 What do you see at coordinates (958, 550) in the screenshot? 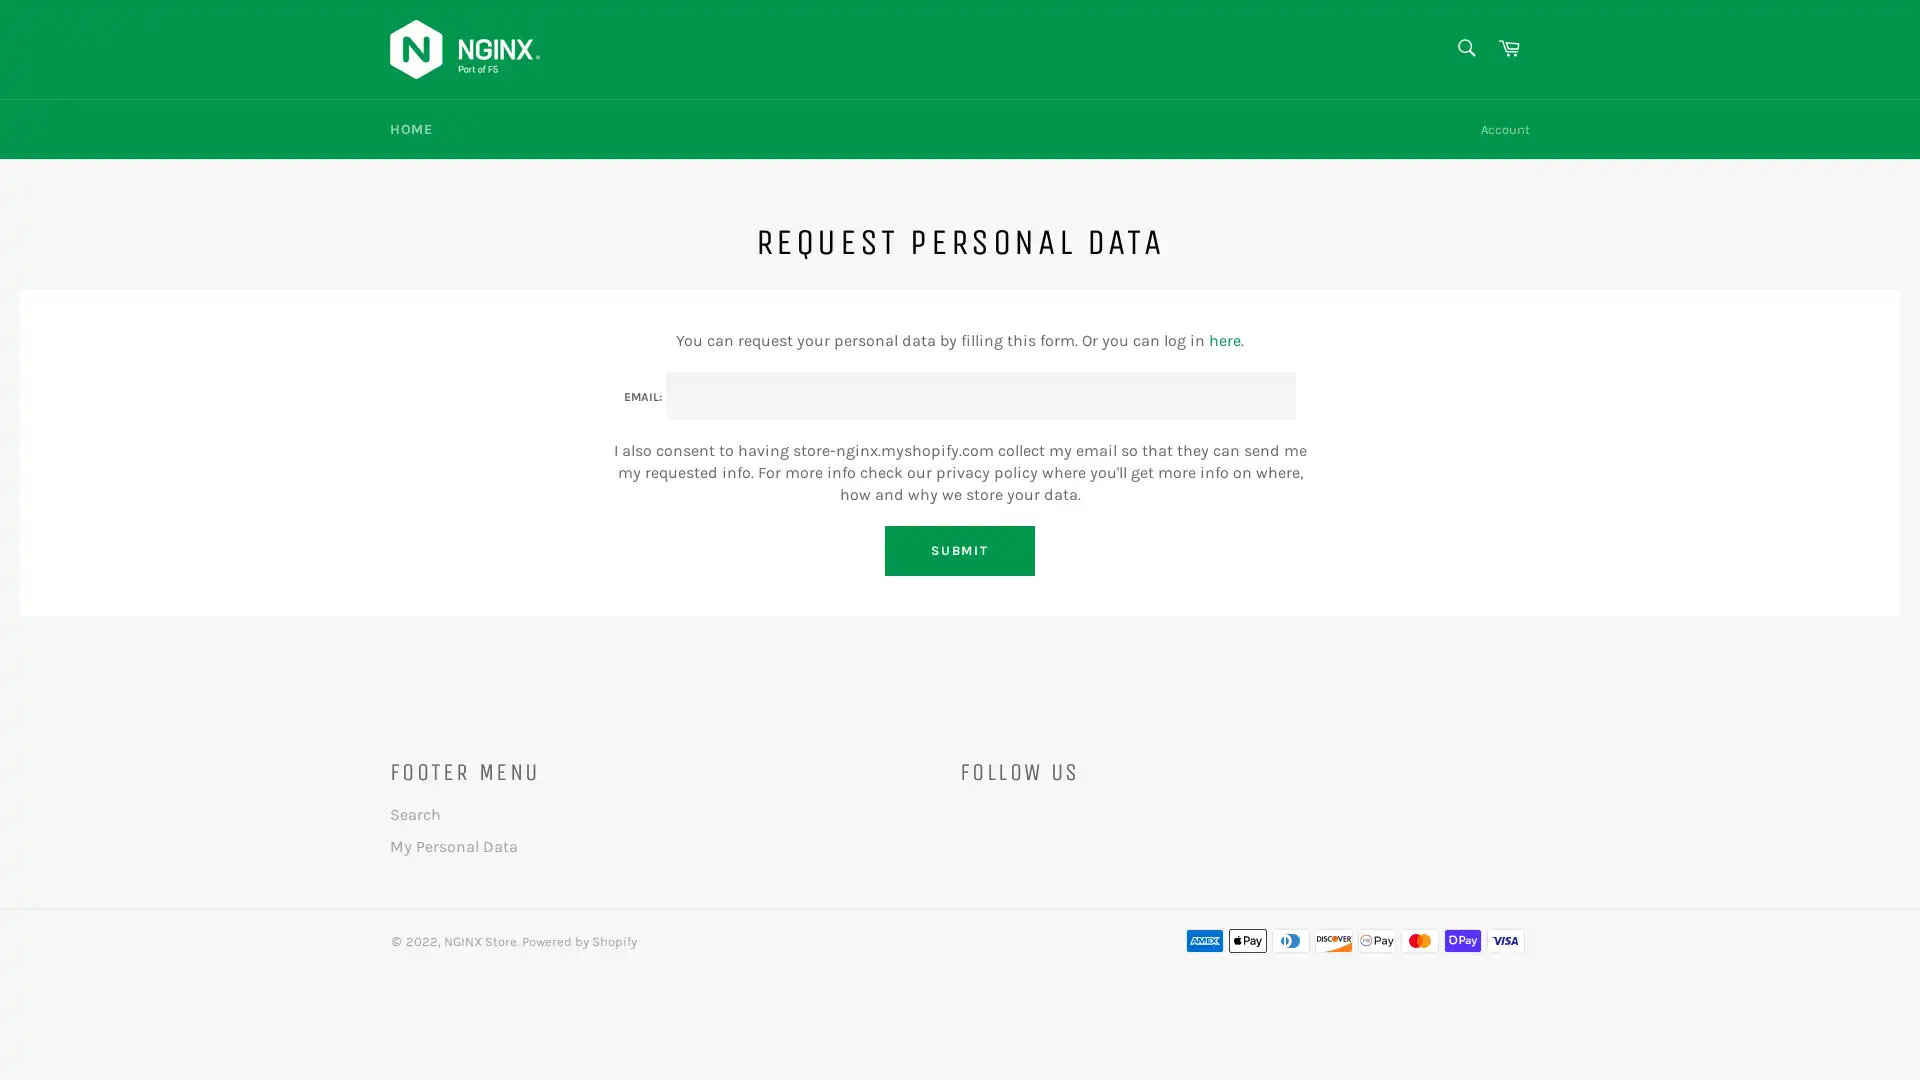
I see `SUBMIT` at bounding box center [958, 550].